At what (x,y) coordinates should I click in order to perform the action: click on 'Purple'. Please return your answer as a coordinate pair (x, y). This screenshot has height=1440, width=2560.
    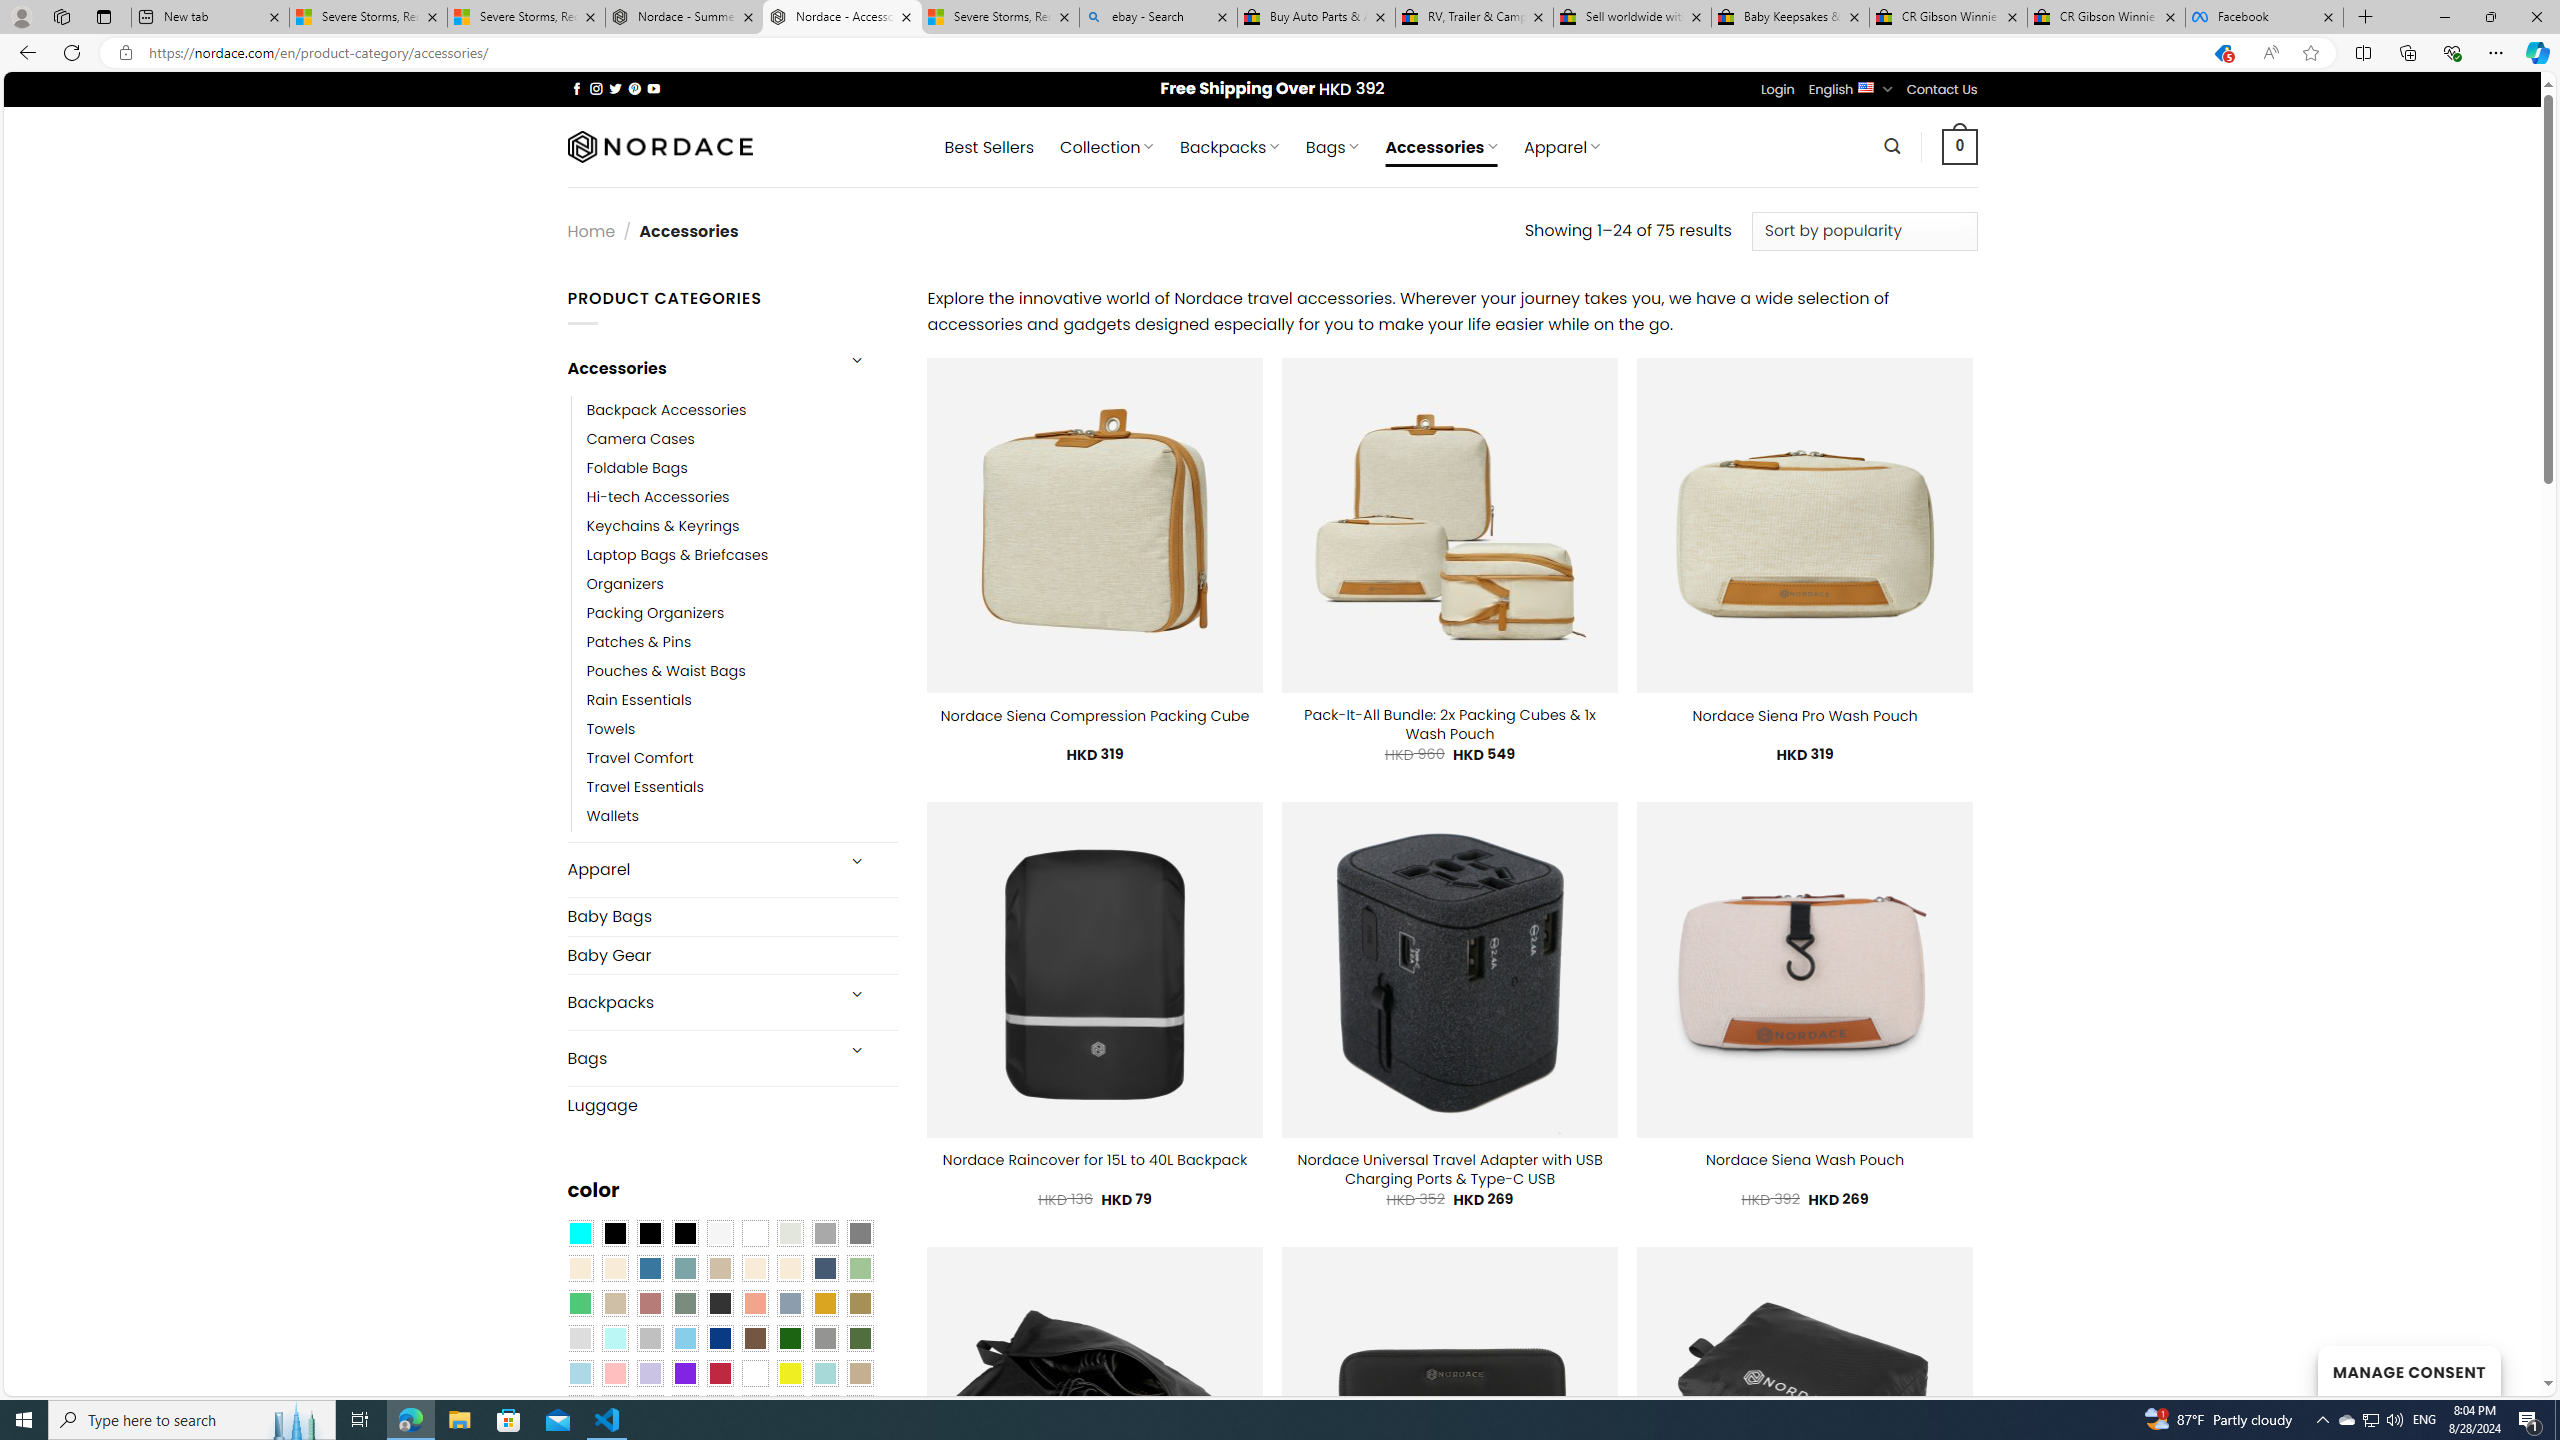
    Looking at the image, I should click on (684, 1372).